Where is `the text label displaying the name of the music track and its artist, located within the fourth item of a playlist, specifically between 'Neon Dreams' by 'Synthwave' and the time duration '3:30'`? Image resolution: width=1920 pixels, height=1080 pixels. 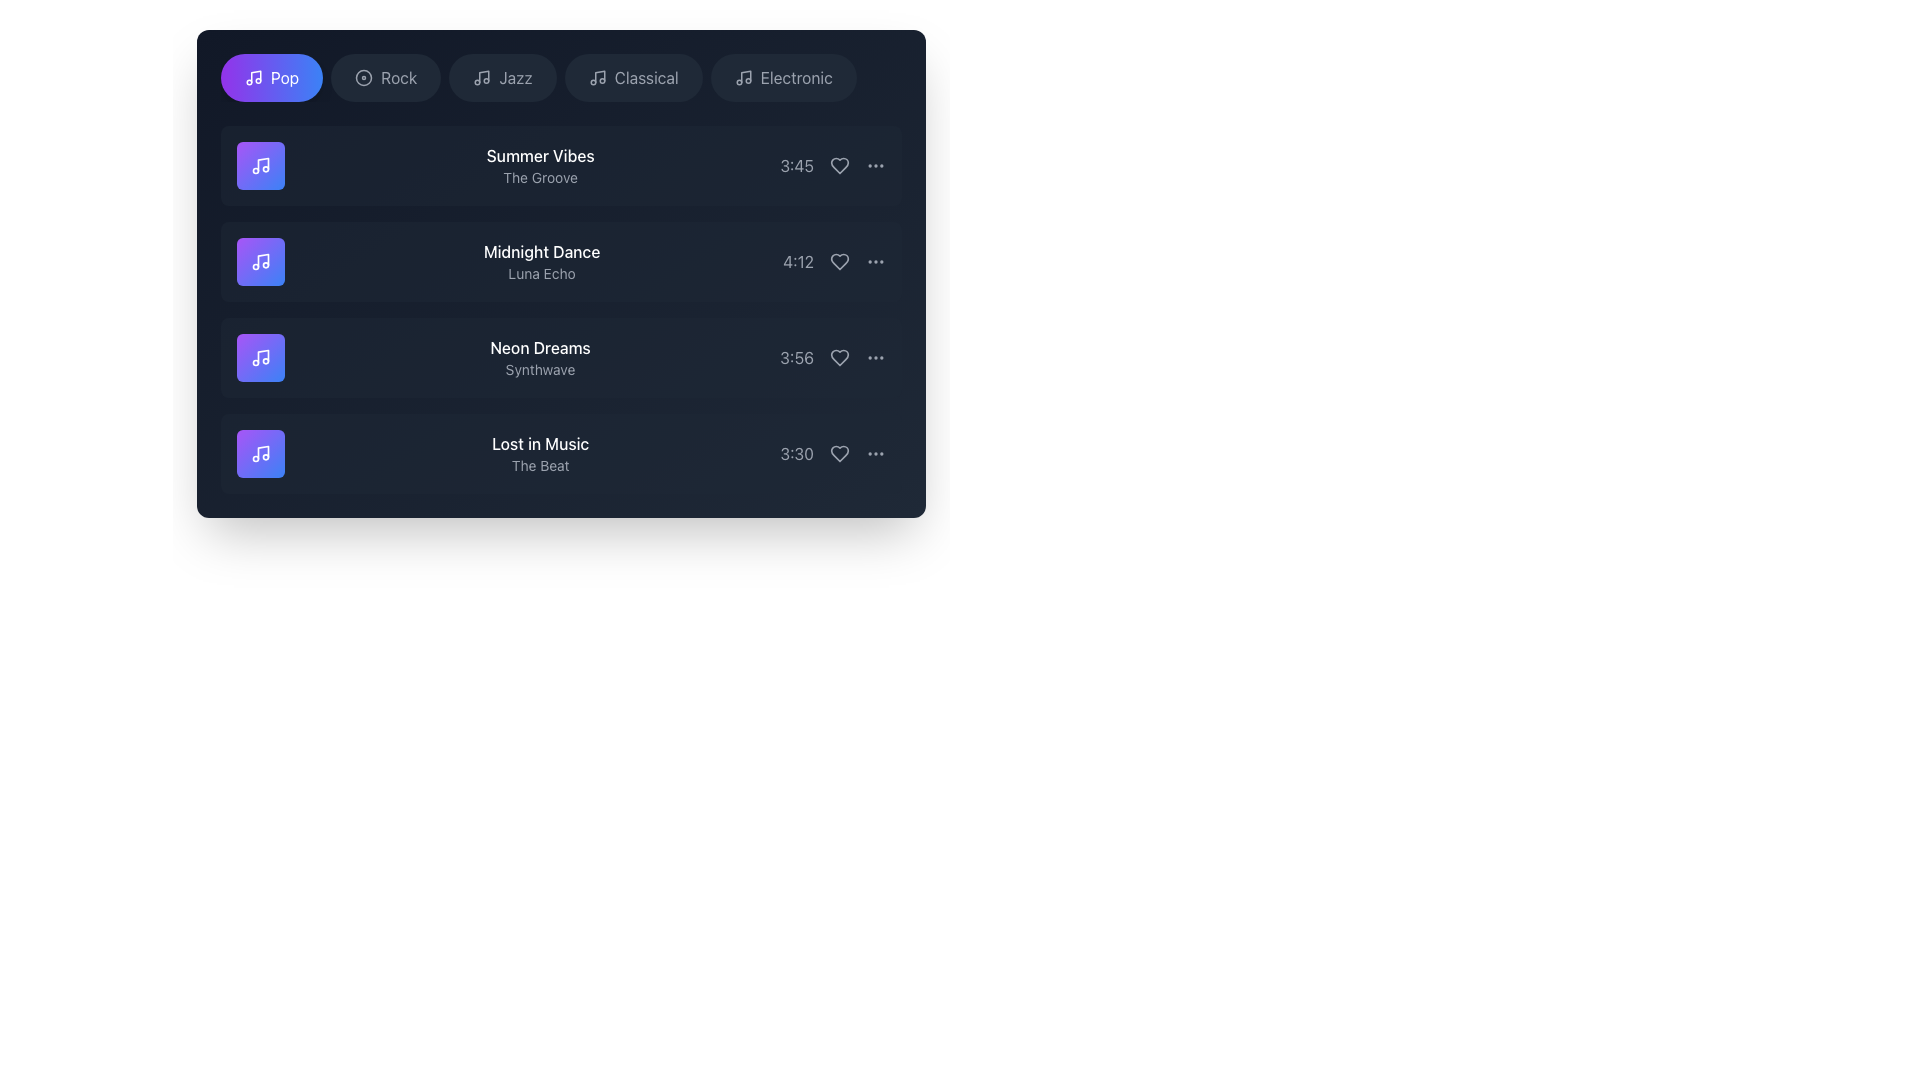
the text label displaying the name of the music track and its artist, located within the fourth item of a playlist, specifically between 'Neon Dreams' by 'Synthwave' and the time duration '3:30' is located at coordinates (540, 454).